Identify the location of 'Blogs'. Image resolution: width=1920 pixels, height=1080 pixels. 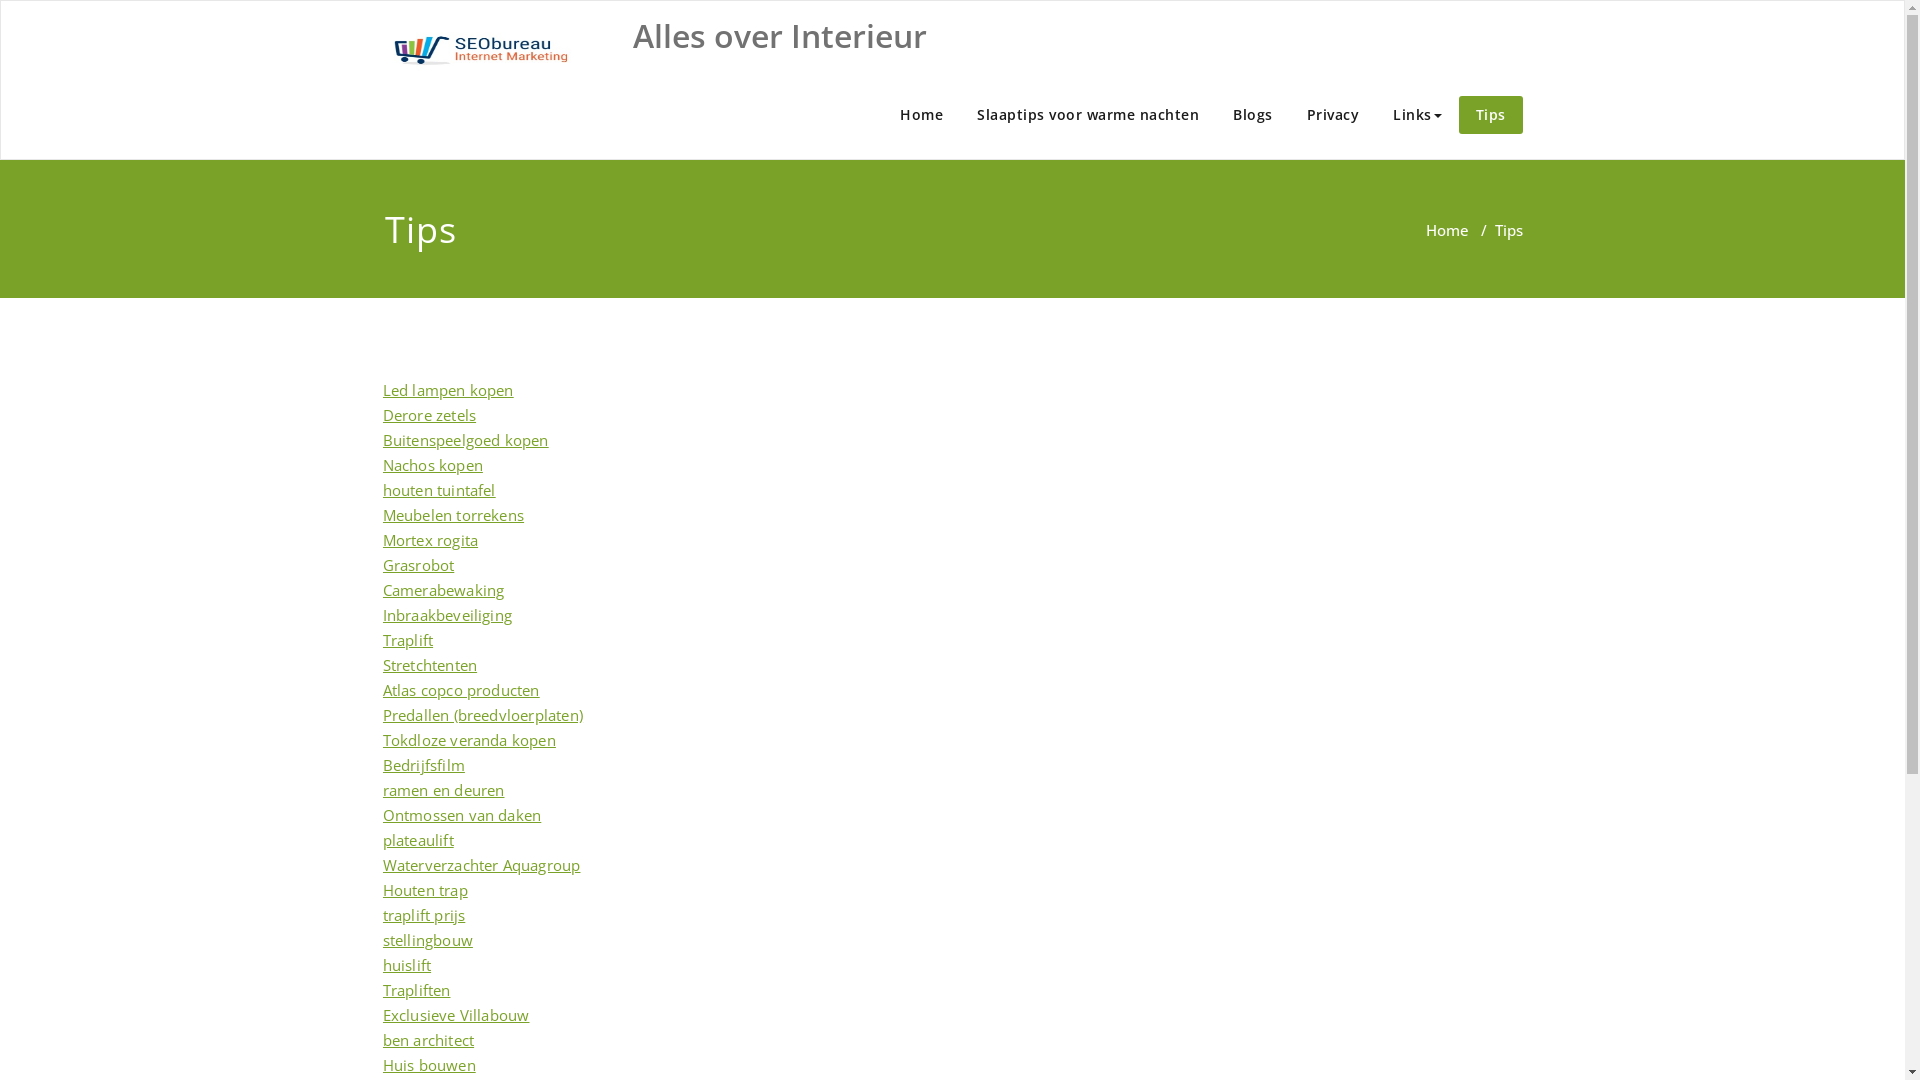
(1251, 115).